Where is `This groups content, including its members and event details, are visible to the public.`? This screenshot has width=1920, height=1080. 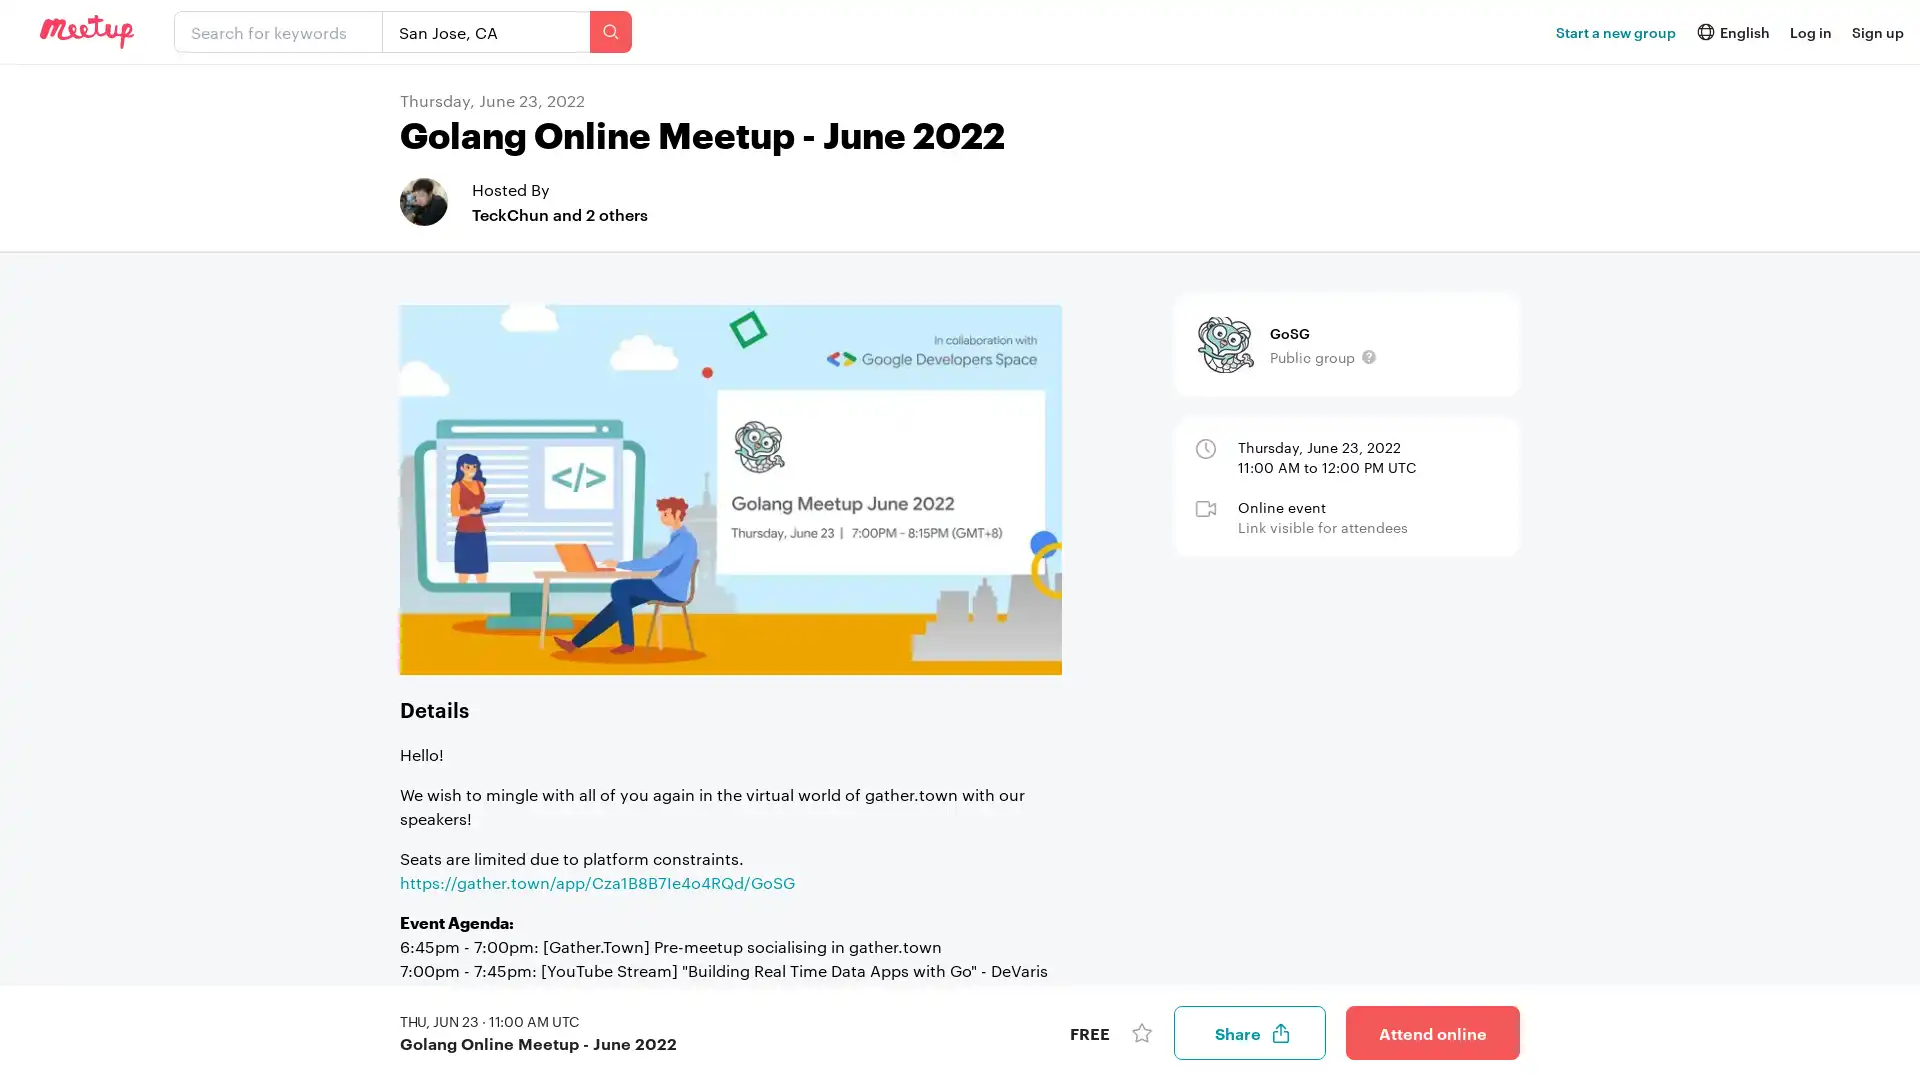 This groups content, including its members and event details, are visible to the public. is located at coordinates (1367, 356).